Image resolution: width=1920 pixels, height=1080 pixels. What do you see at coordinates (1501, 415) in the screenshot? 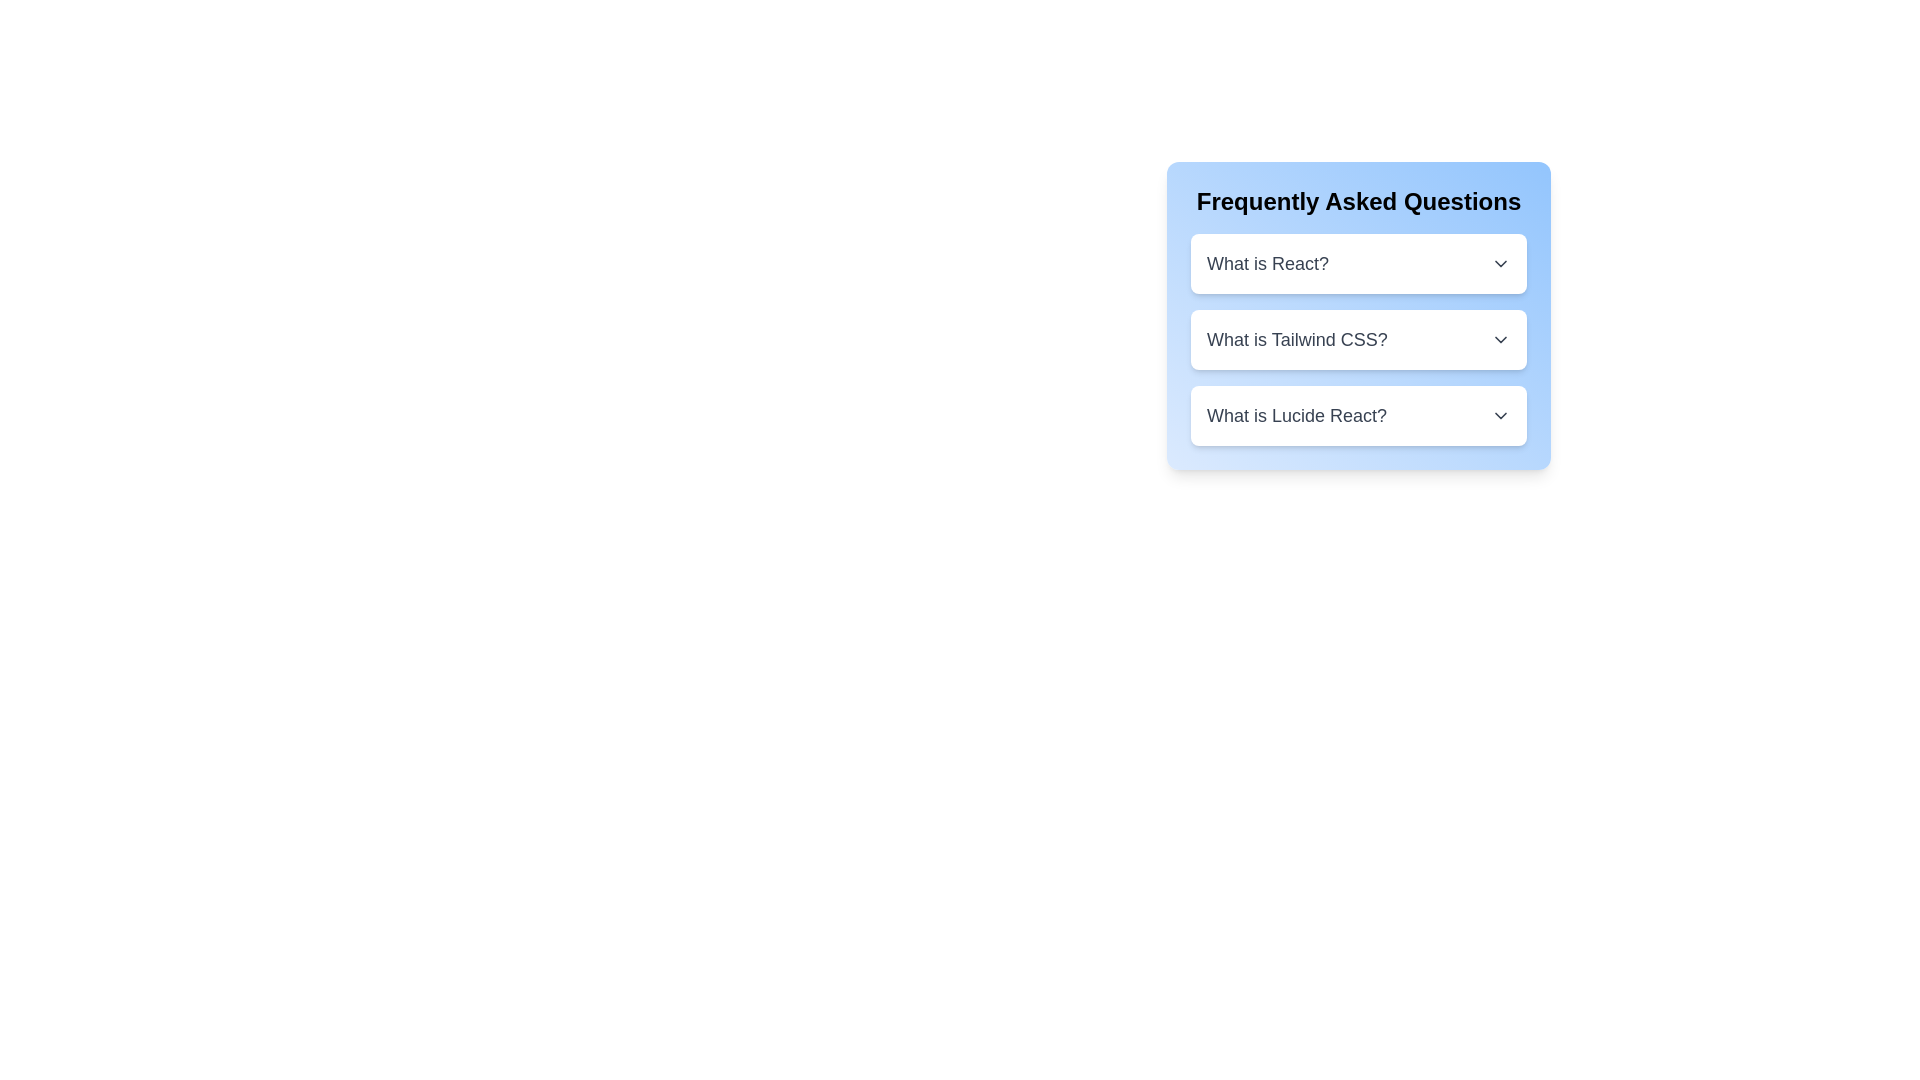
I see `the toggle icon located at the right edge of the row titled 'What is Lucide React?'` at bounding box center [1501, 415].